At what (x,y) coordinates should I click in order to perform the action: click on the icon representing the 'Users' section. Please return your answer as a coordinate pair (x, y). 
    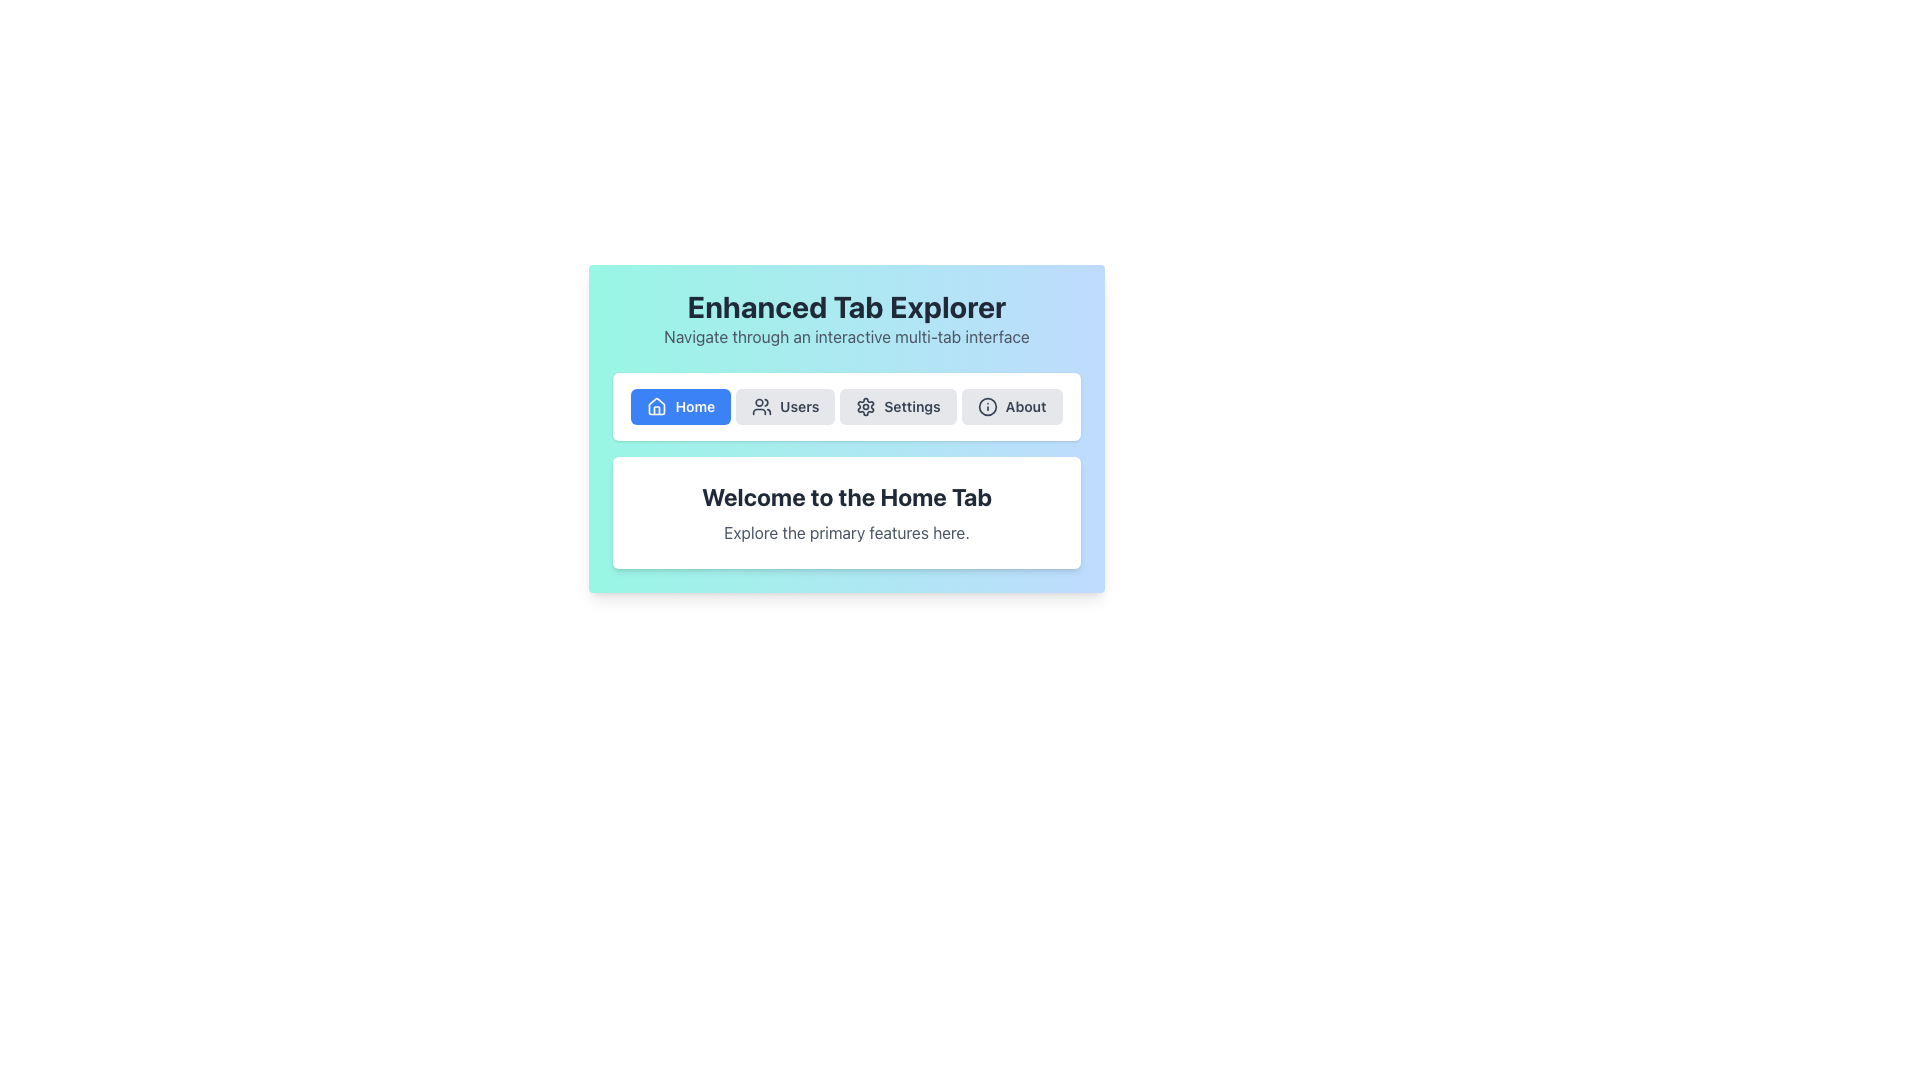
    Looking at the image, I should click on (761, 406).